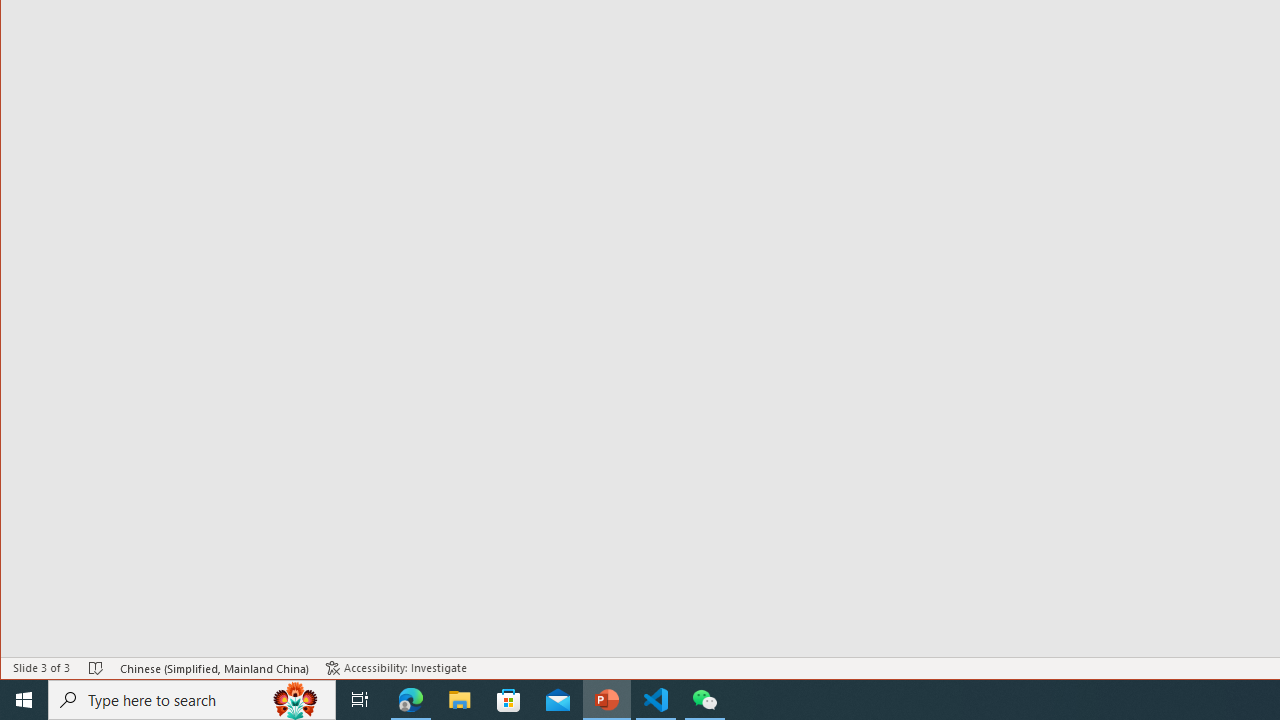 The image size is (1280, 720). I want to click on 'PowerPoint - 1 running window', so click(606, 698).